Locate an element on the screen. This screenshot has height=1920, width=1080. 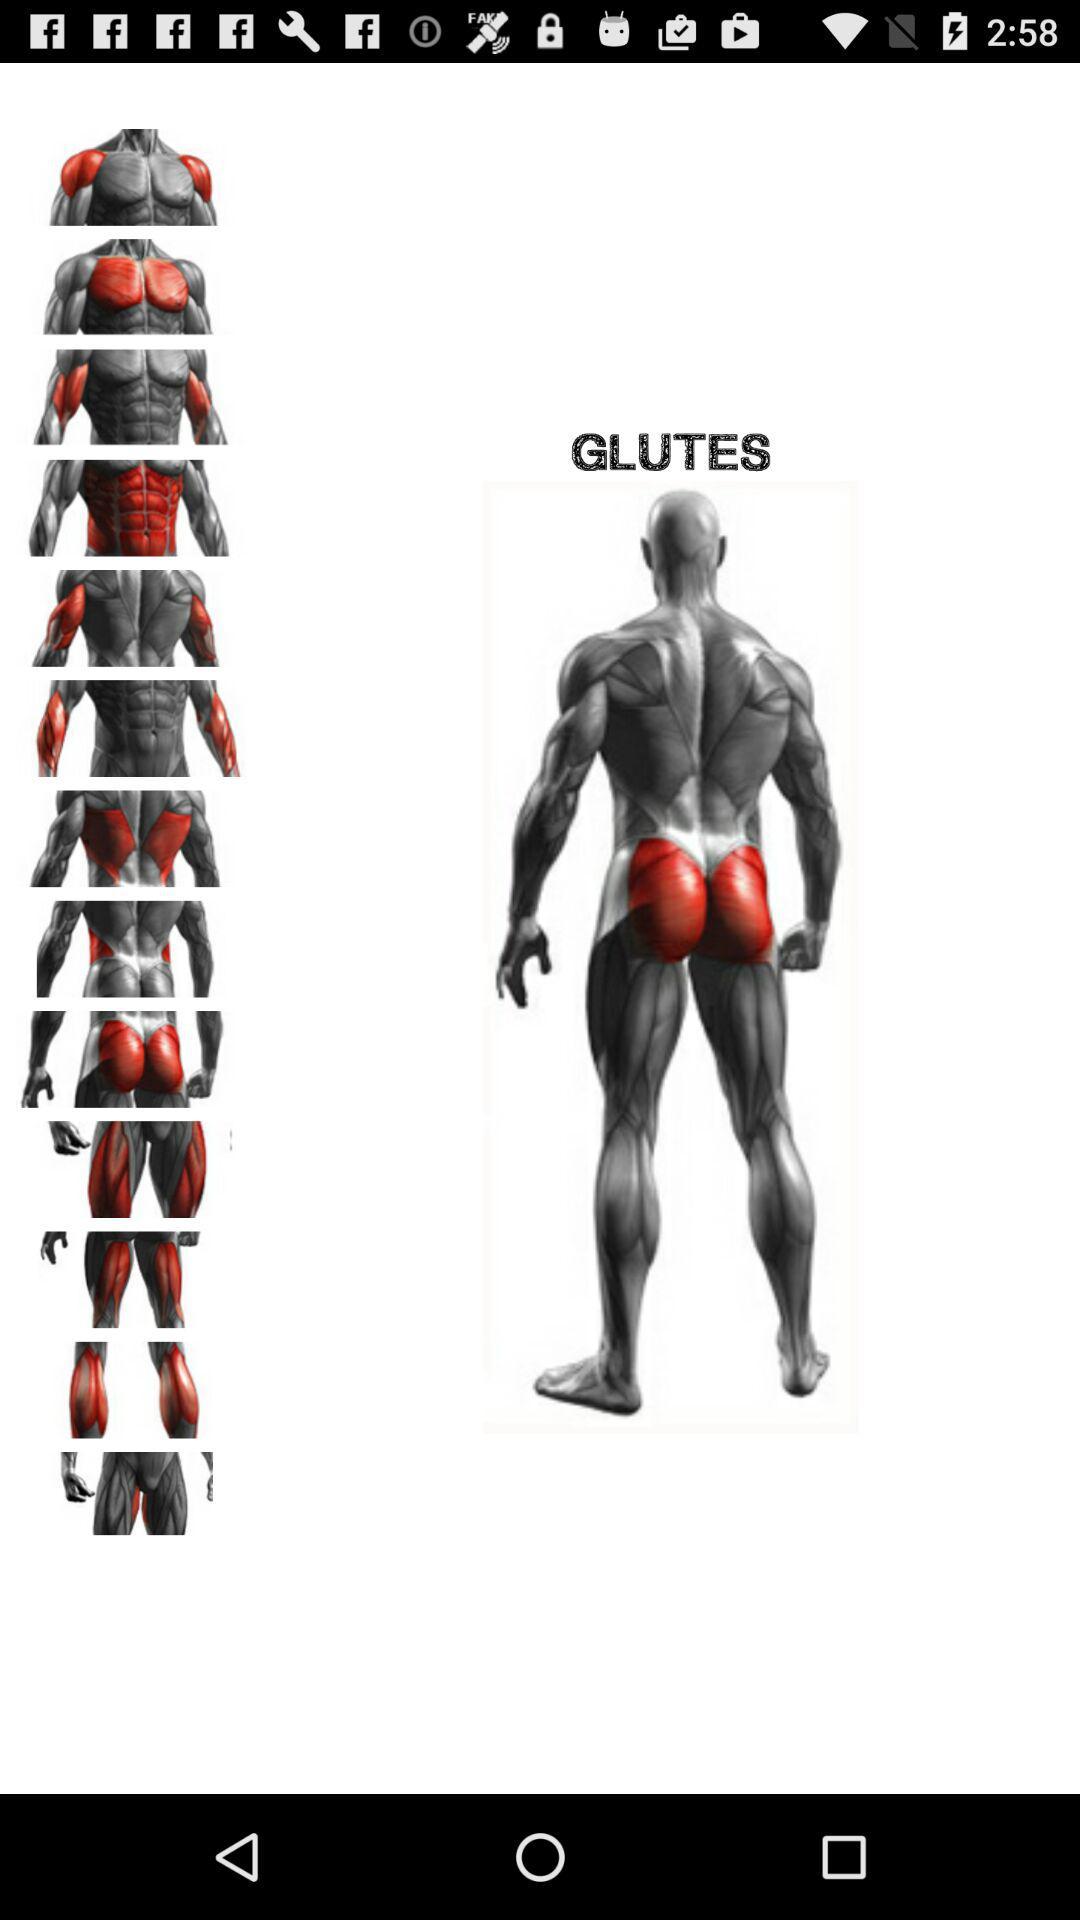
choose the picture to show is located at coordinates (131, 391).